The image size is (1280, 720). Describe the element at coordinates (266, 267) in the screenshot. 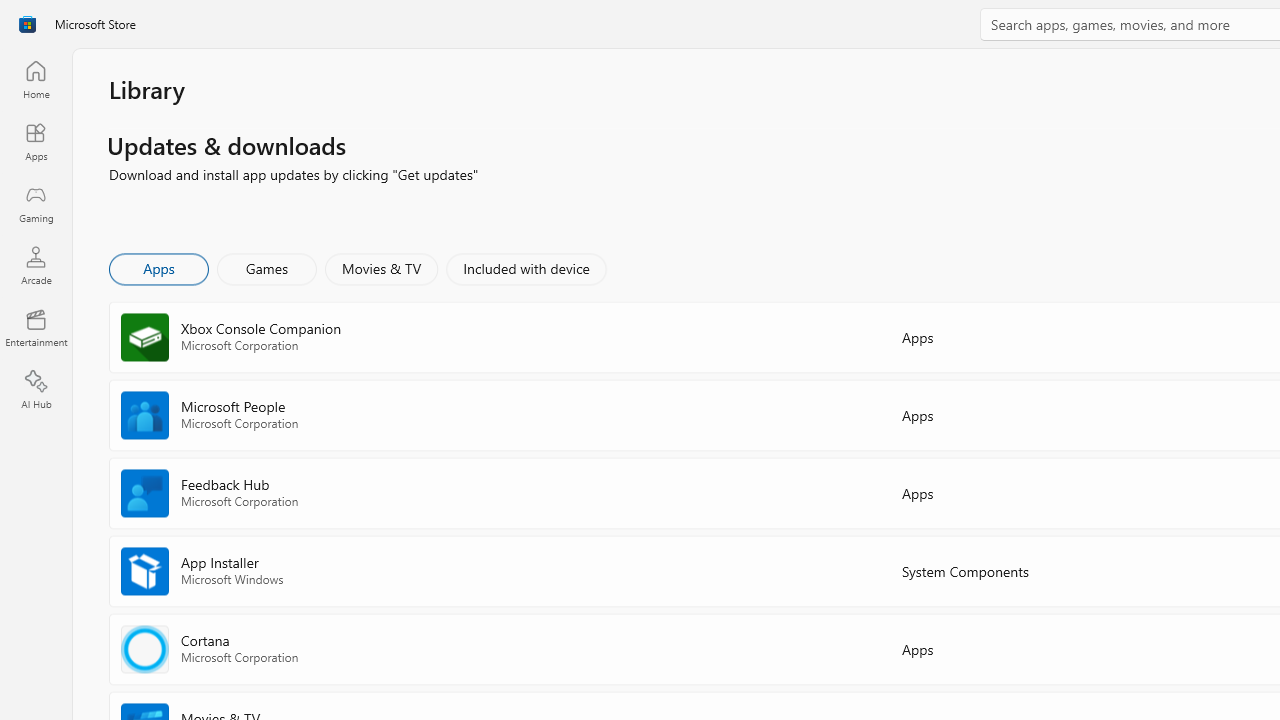

I see `'Games'` at that location.